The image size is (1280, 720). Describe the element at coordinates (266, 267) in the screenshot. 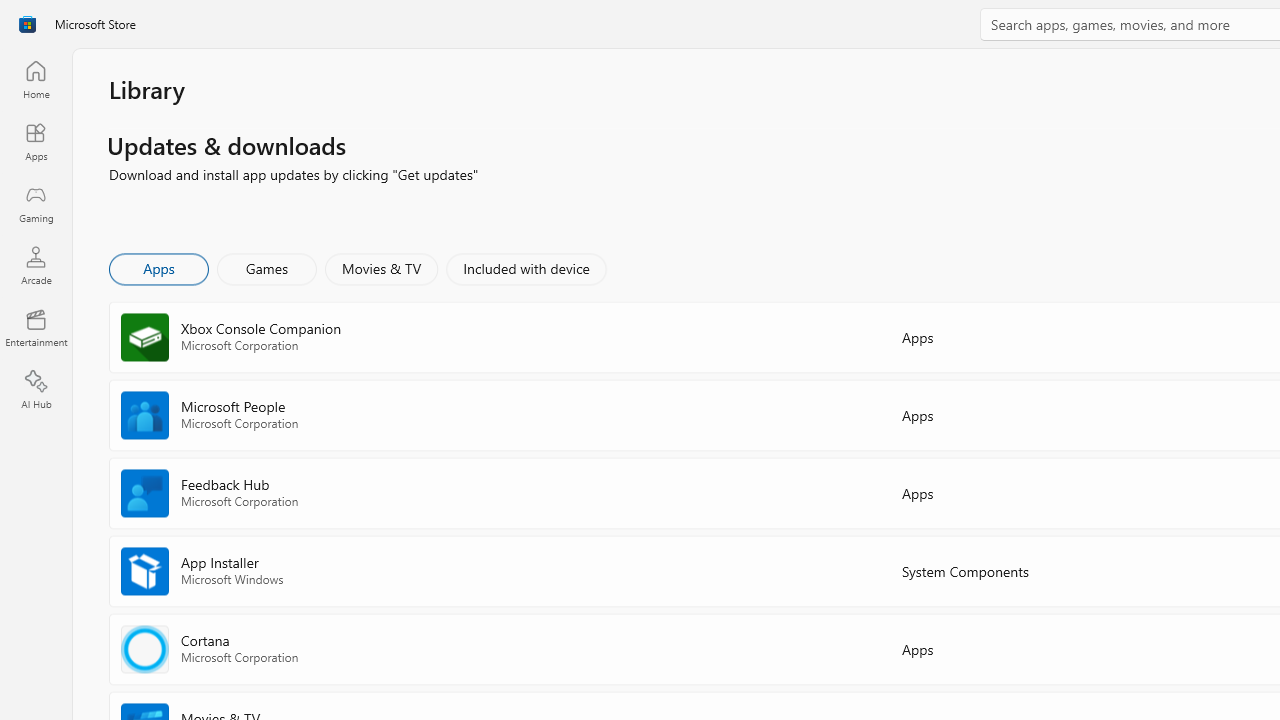

I see `'Games'` at that location.